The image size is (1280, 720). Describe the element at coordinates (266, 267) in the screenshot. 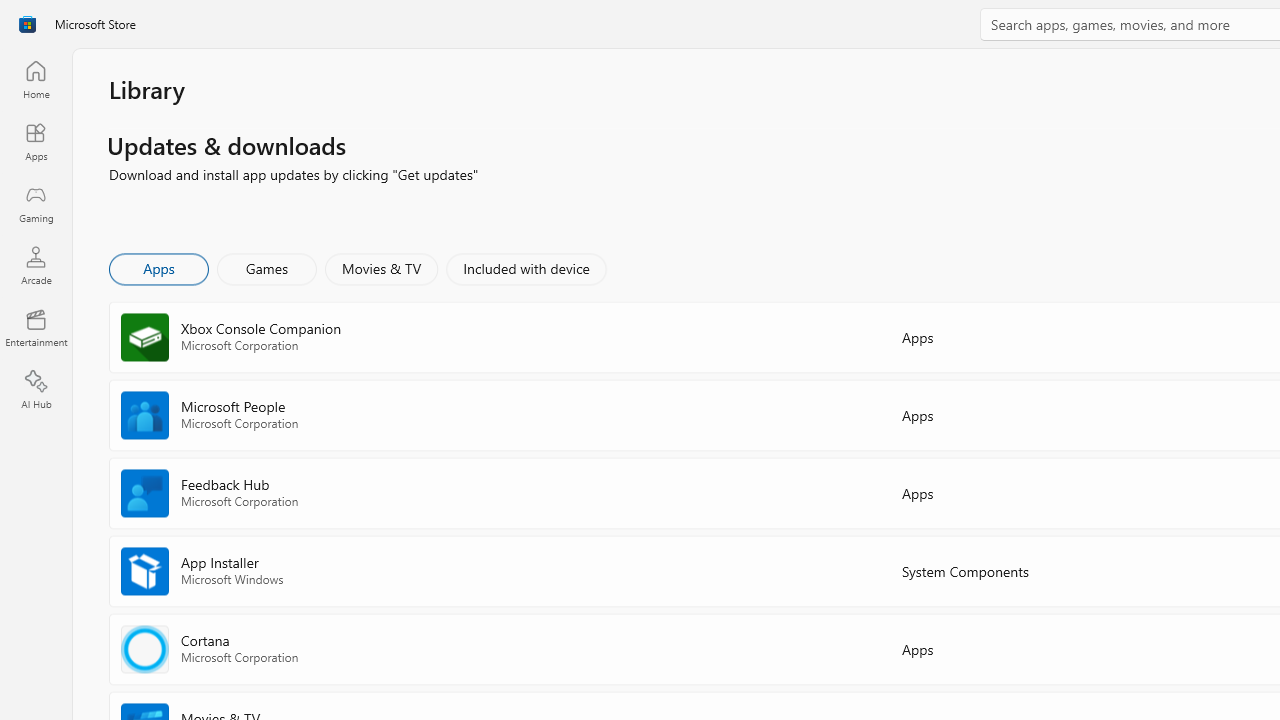

I see `'Games'` at that location.